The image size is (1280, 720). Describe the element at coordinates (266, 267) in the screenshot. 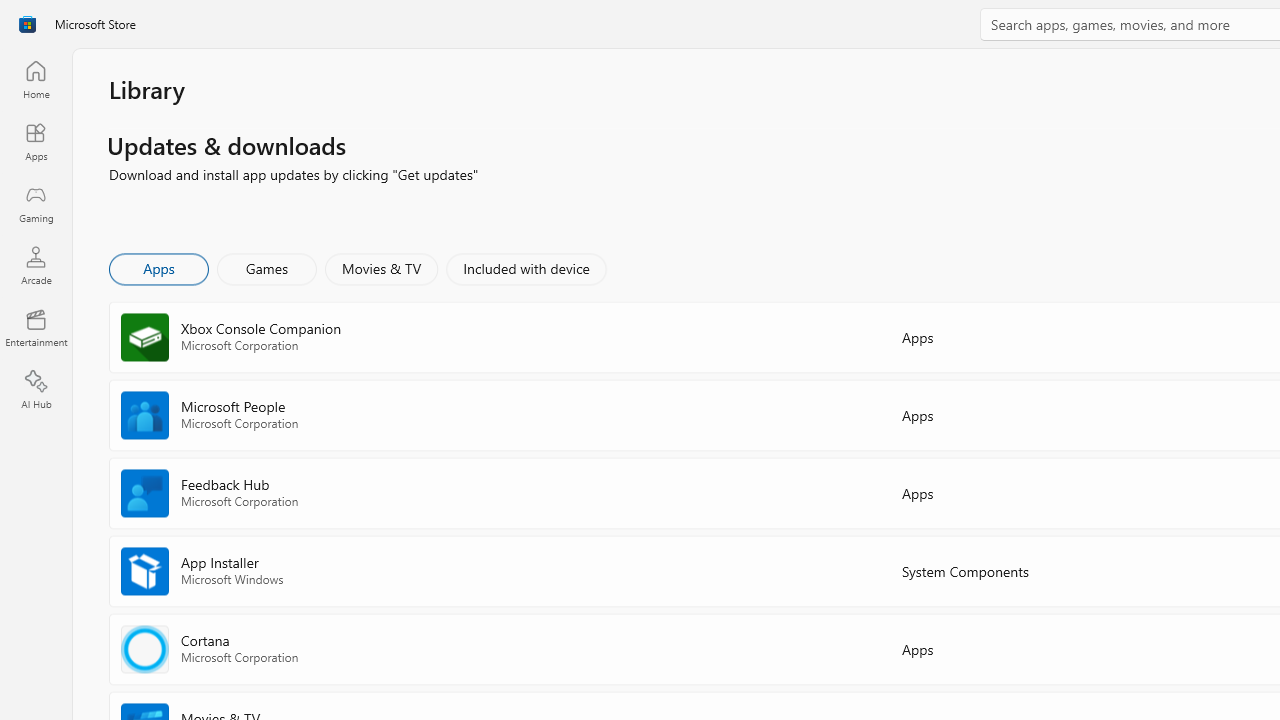

I see `'Games'` at that location.